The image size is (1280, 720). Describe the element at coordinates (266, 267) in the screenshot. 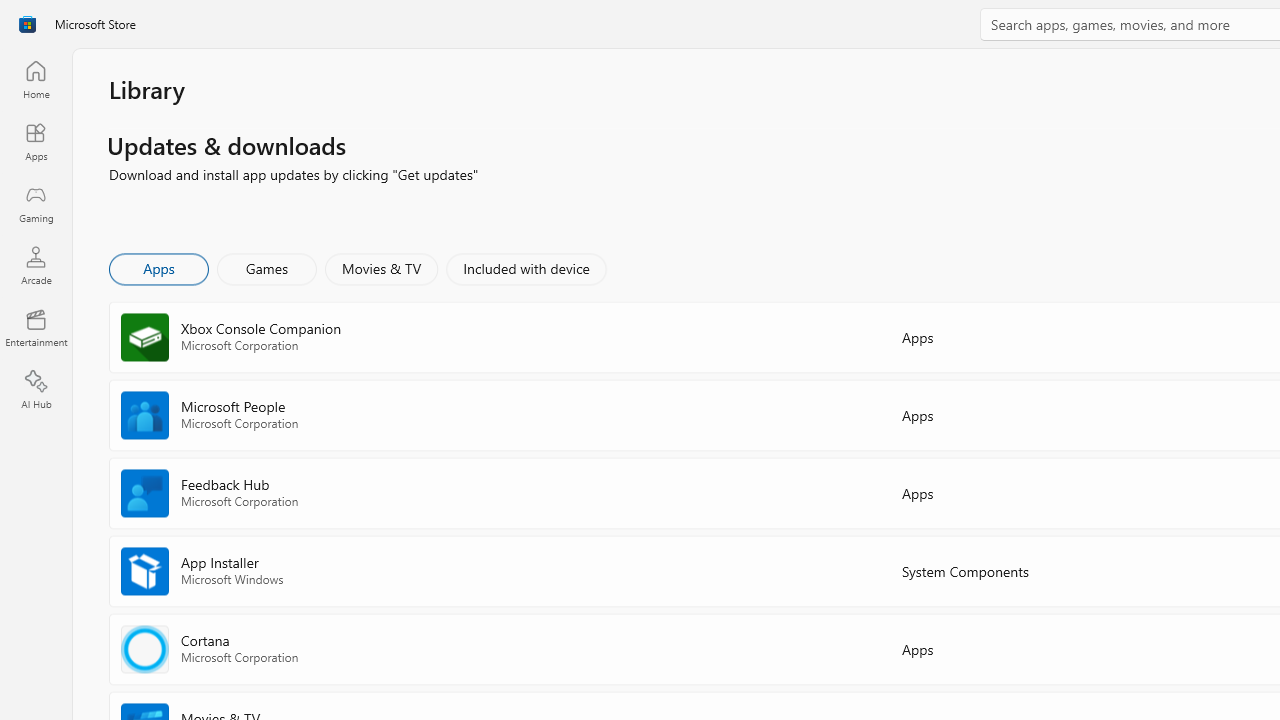

I see `'Games'` at that location.